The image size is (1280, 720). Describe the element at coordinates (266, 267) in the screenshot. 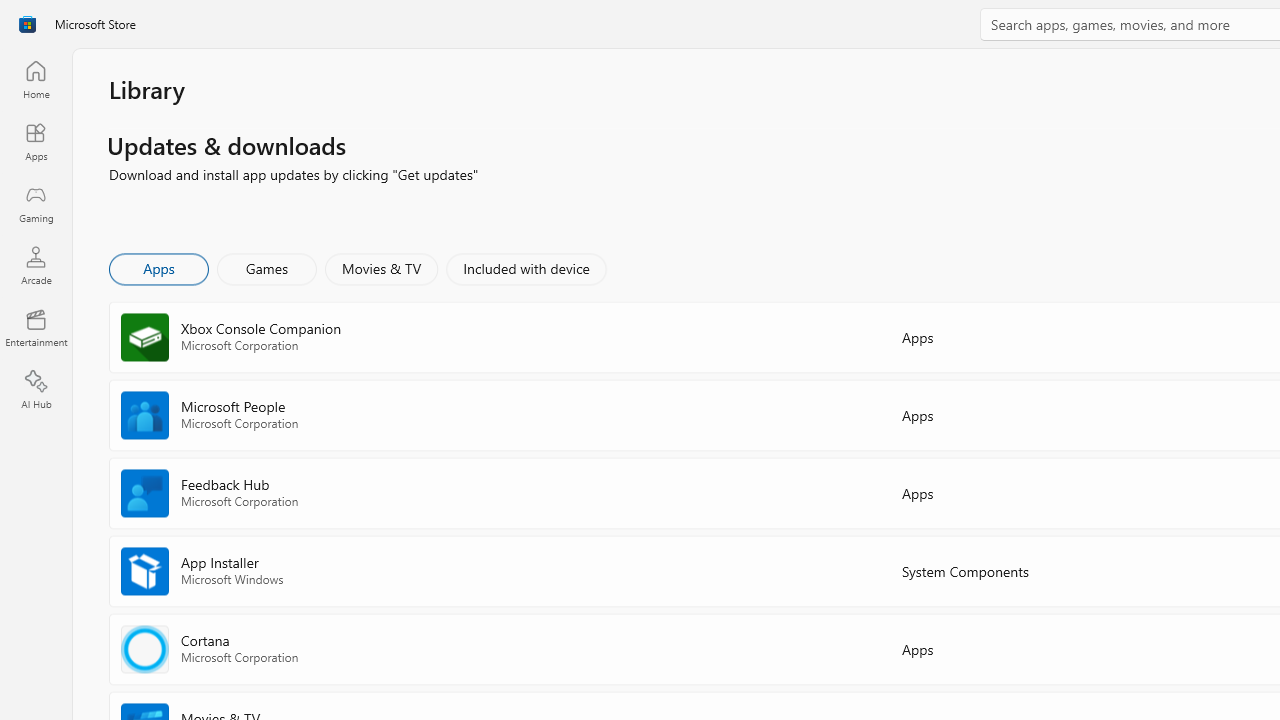

I see `'Games'` at that location.